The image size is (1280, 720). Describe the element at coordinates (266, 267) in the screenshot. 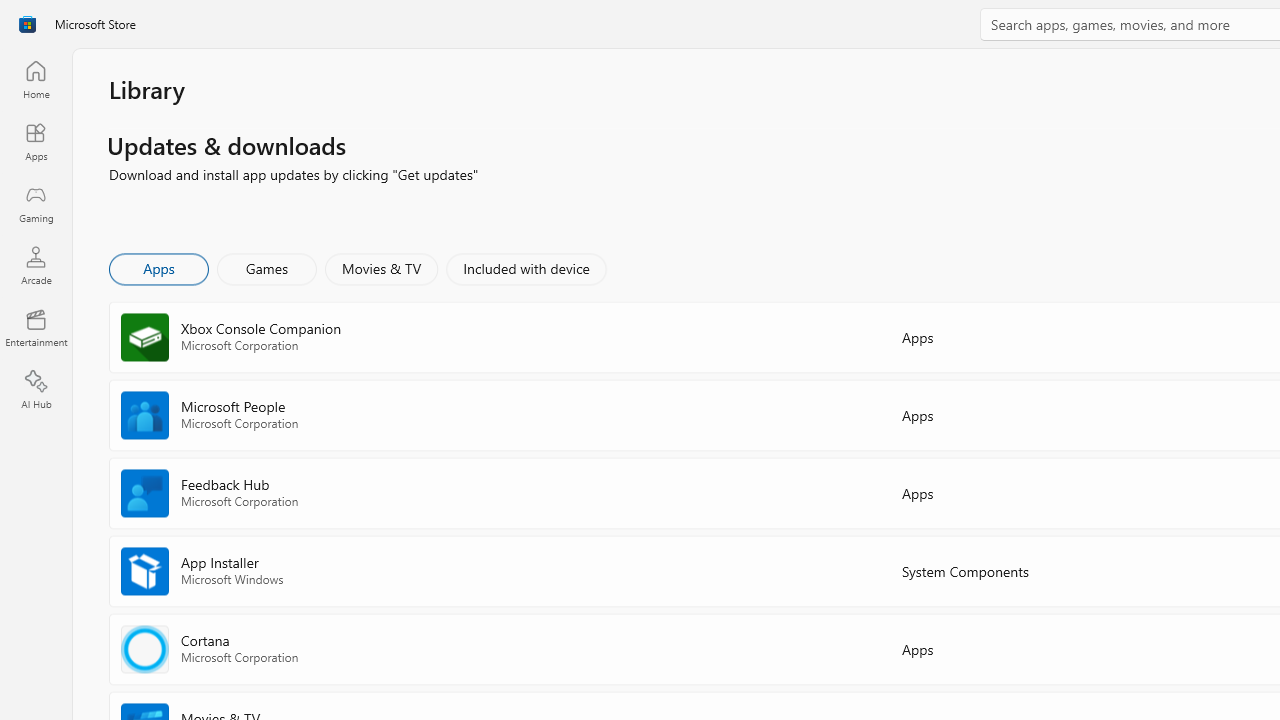

I see `'Games'` at that location.